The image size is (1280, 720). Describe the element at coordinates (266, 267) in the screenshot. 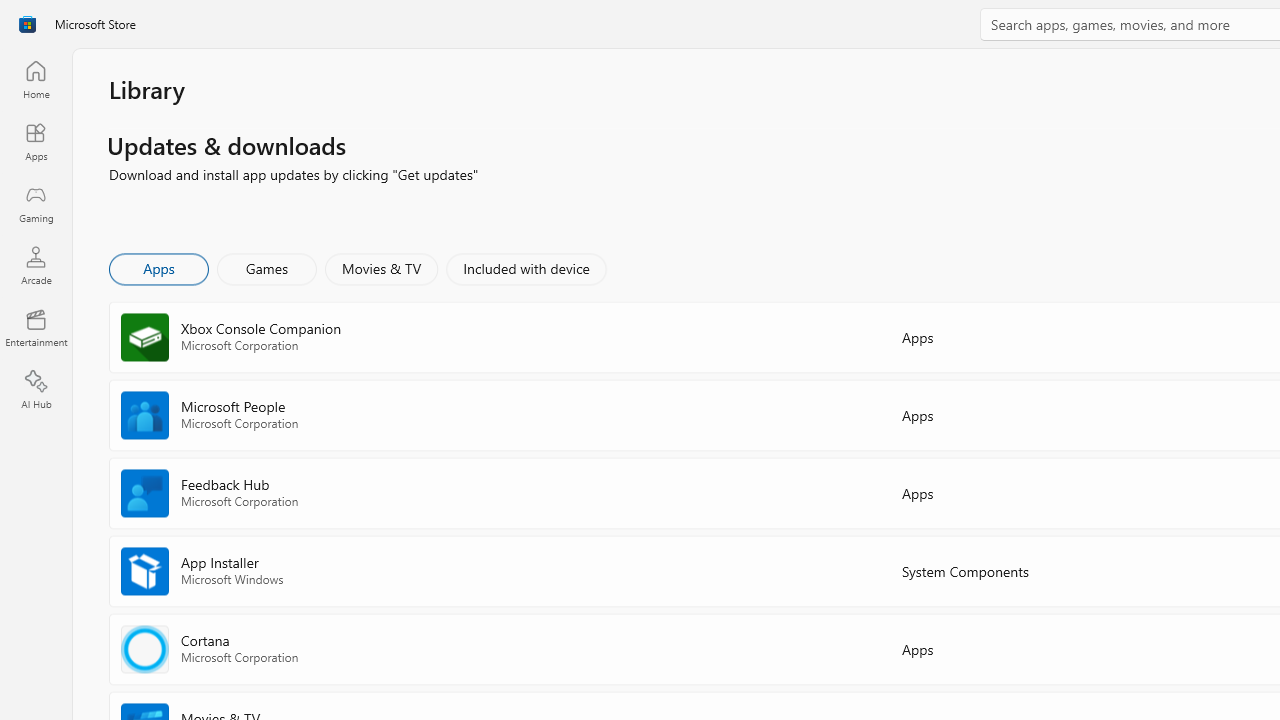

I see `'Games'` at that location.